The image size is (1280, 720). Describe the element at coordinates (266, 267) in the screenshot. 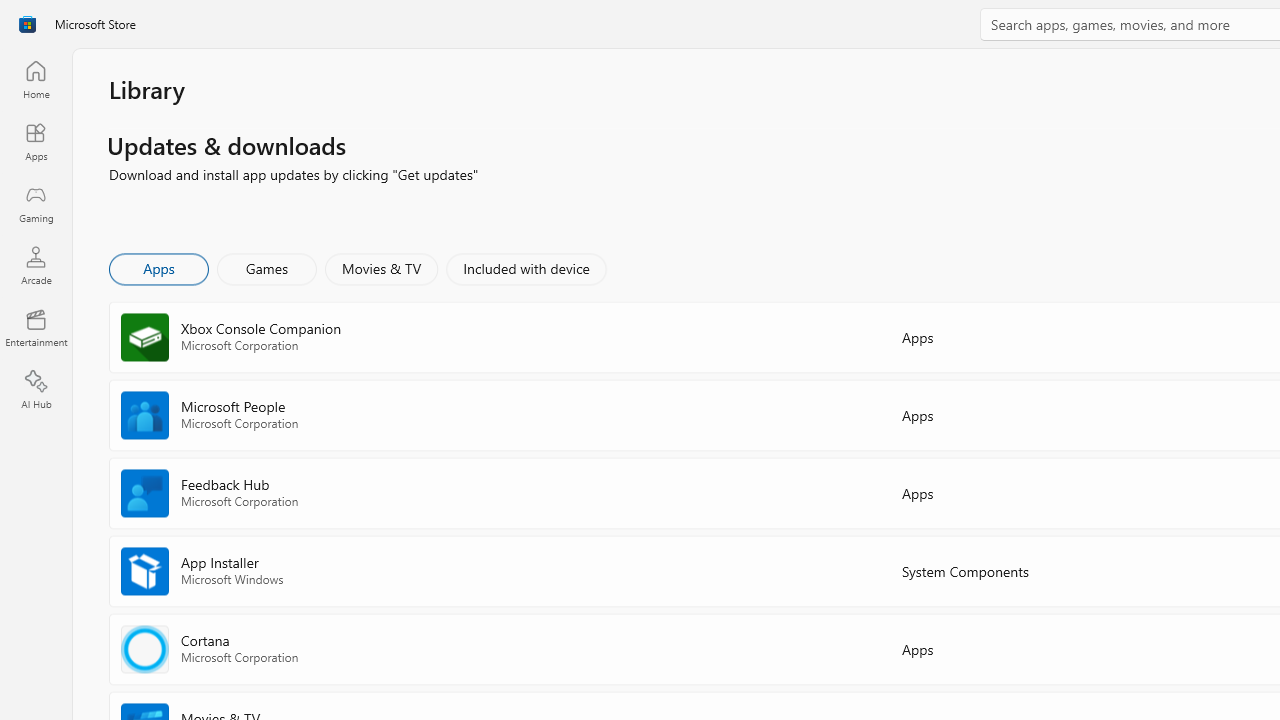

I see `'Games'` at that location.